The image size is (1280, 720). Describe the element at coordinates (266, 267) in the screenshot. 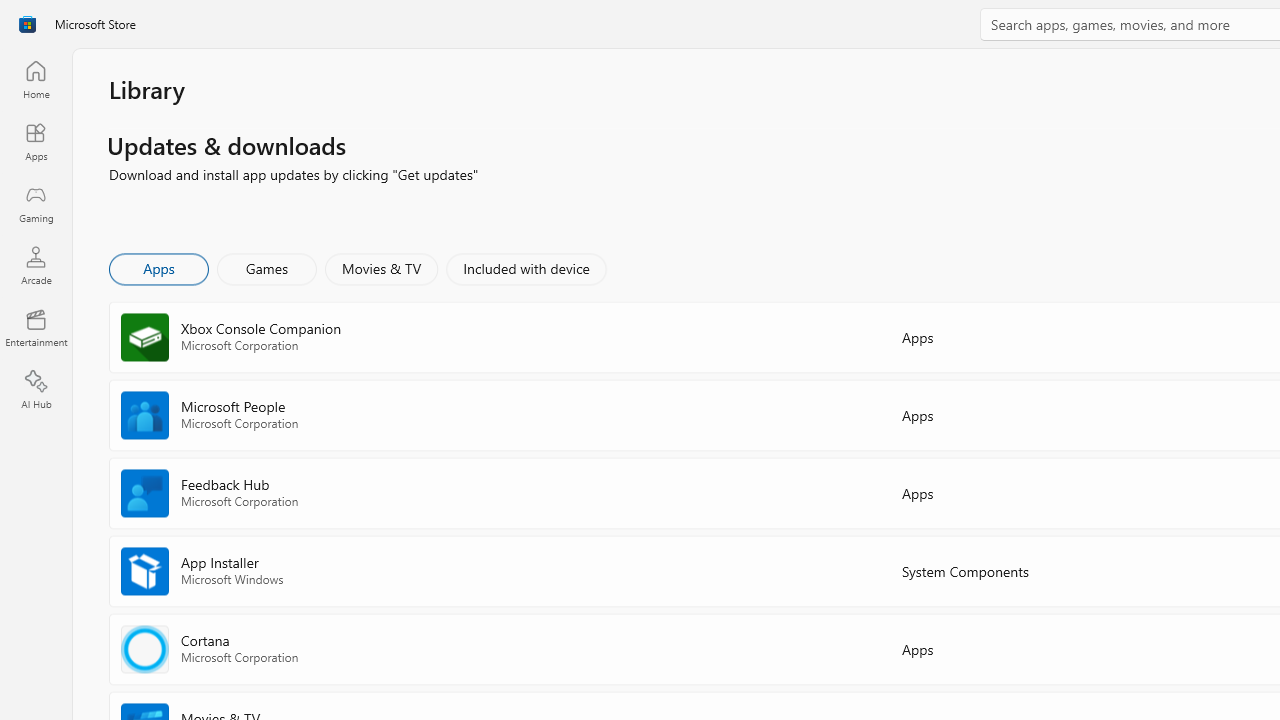

I see `'Games'` at that location.